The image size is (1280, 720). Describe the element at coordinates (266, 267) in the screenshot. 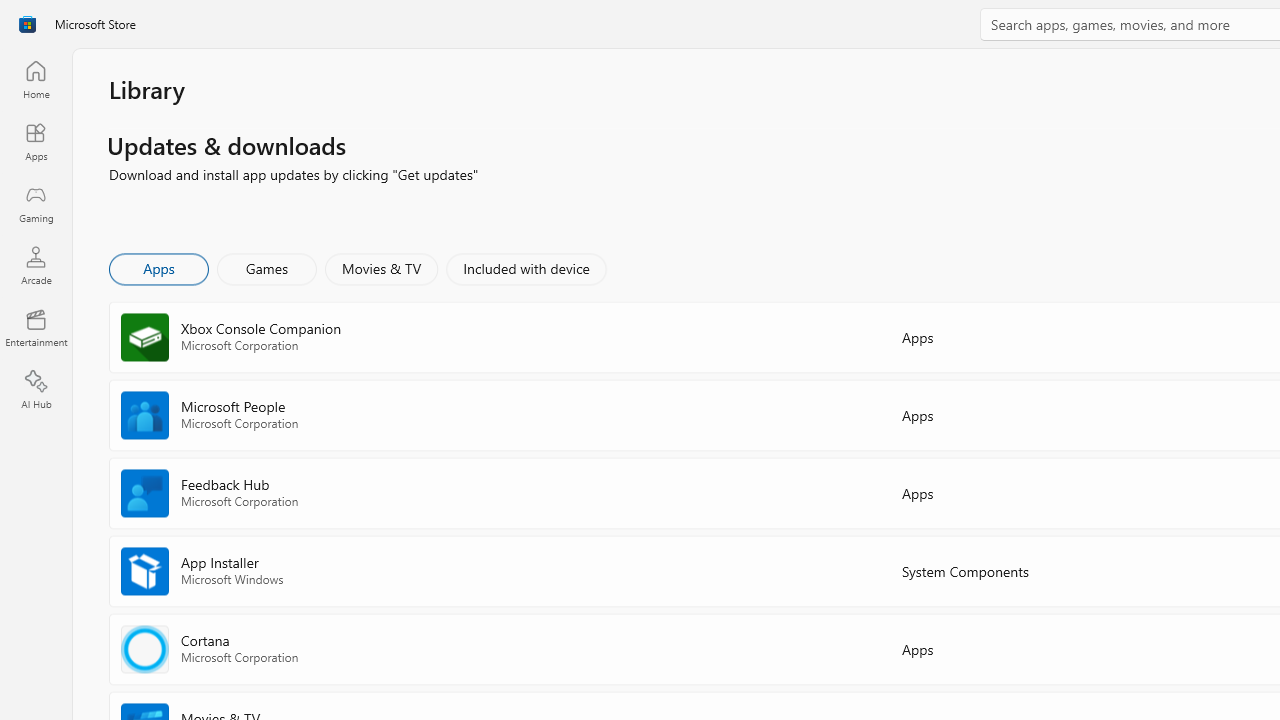

I see `'Games'` at that location.